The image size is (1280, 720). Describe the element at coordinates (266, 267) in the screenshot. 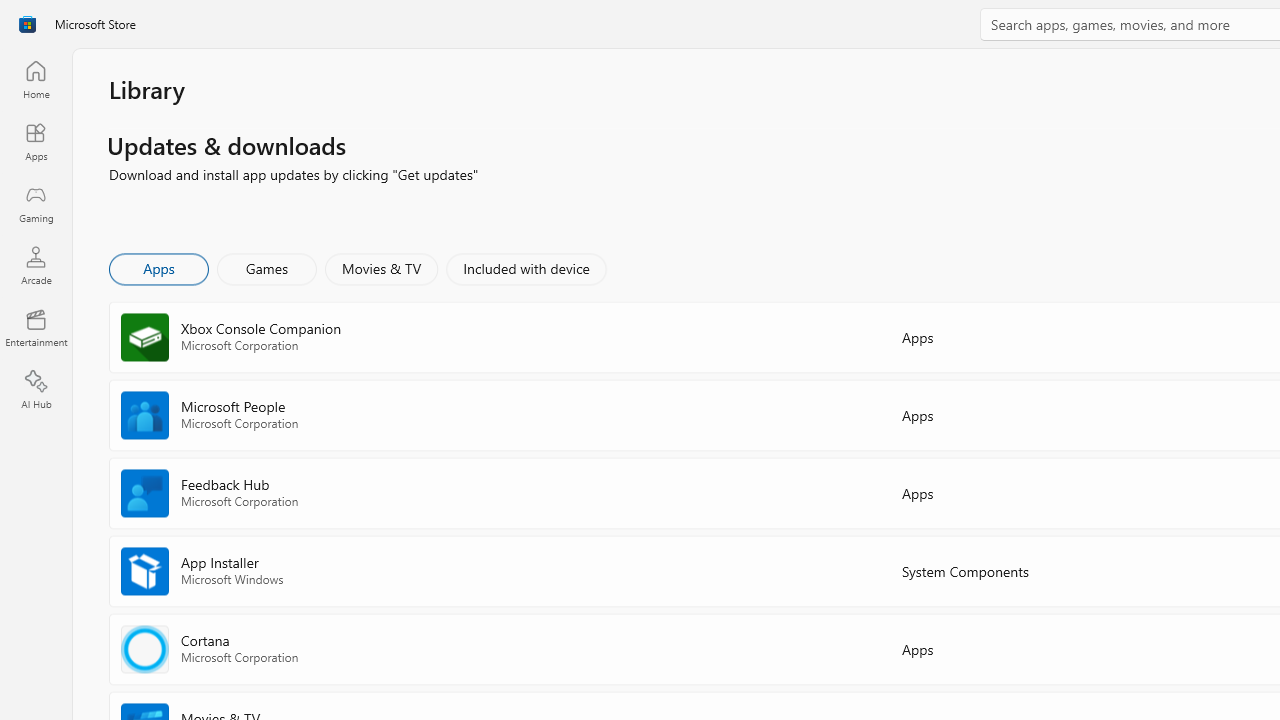

I see `'Games'` at that location.